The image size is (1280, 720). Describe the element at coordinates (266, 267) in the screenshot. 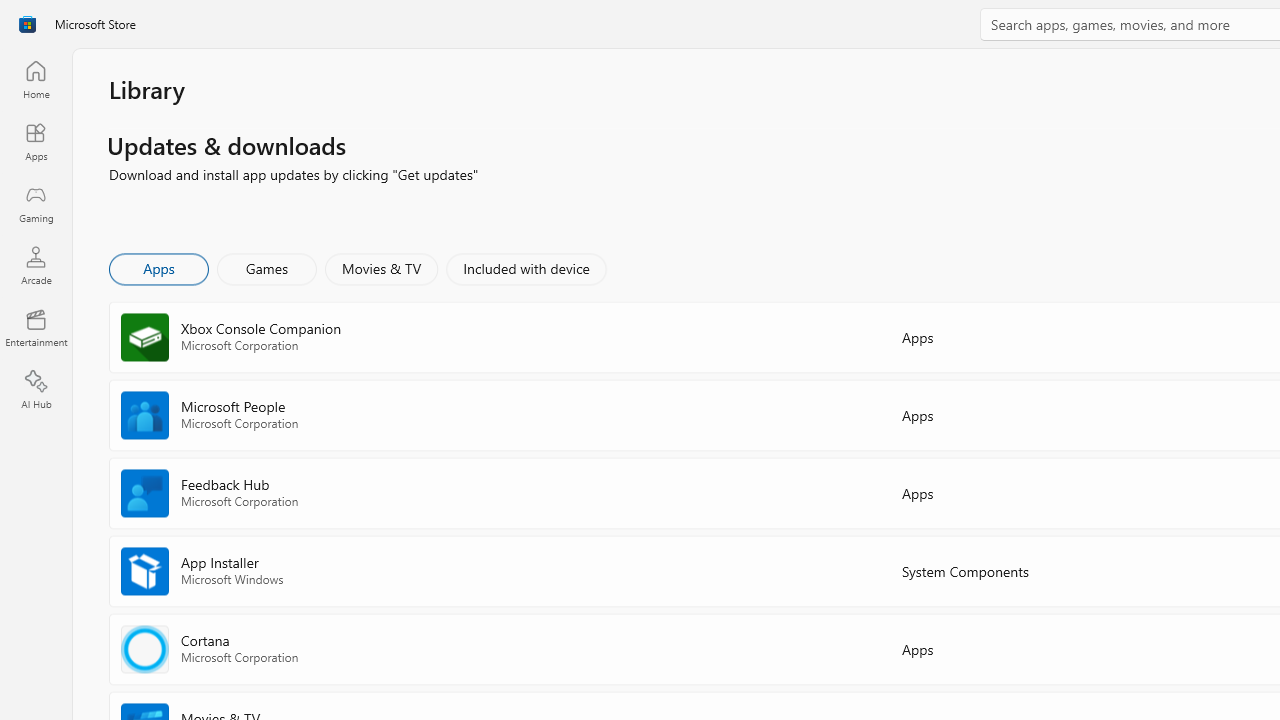

I see `'Games'` at that location.